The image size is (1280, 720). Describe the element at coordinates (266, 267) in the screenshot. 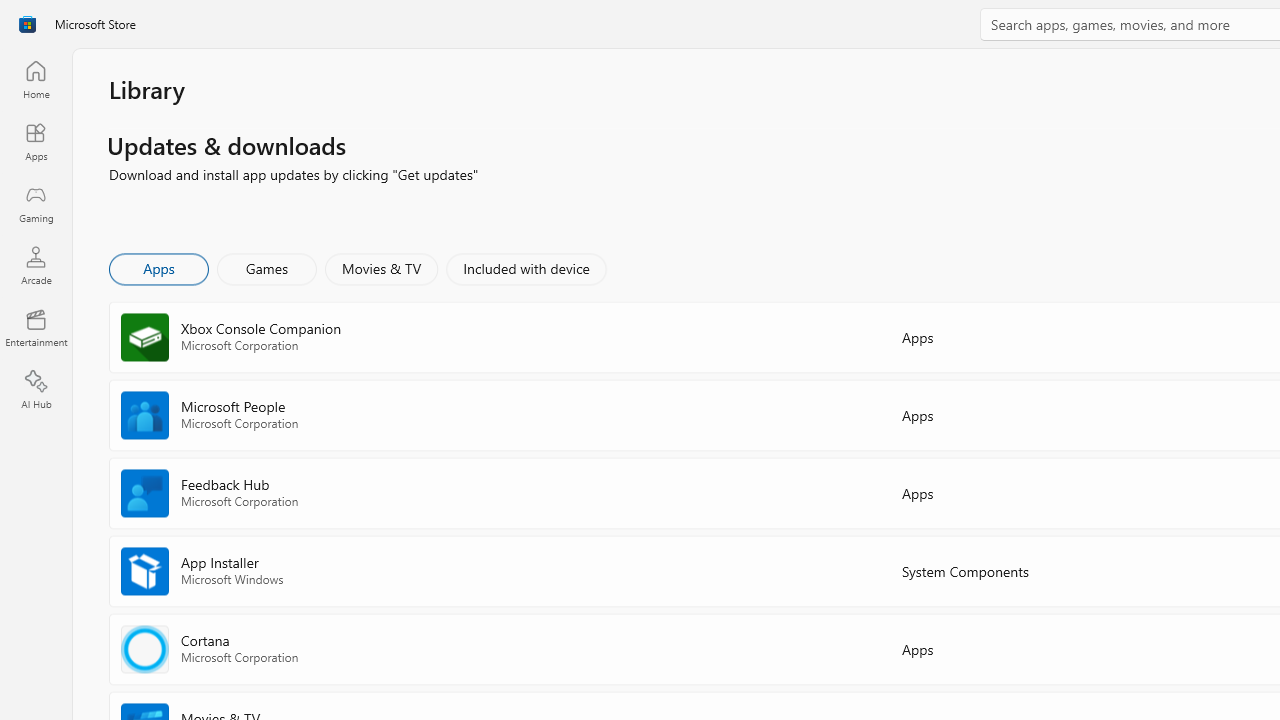

I see `'Games'` at that location.